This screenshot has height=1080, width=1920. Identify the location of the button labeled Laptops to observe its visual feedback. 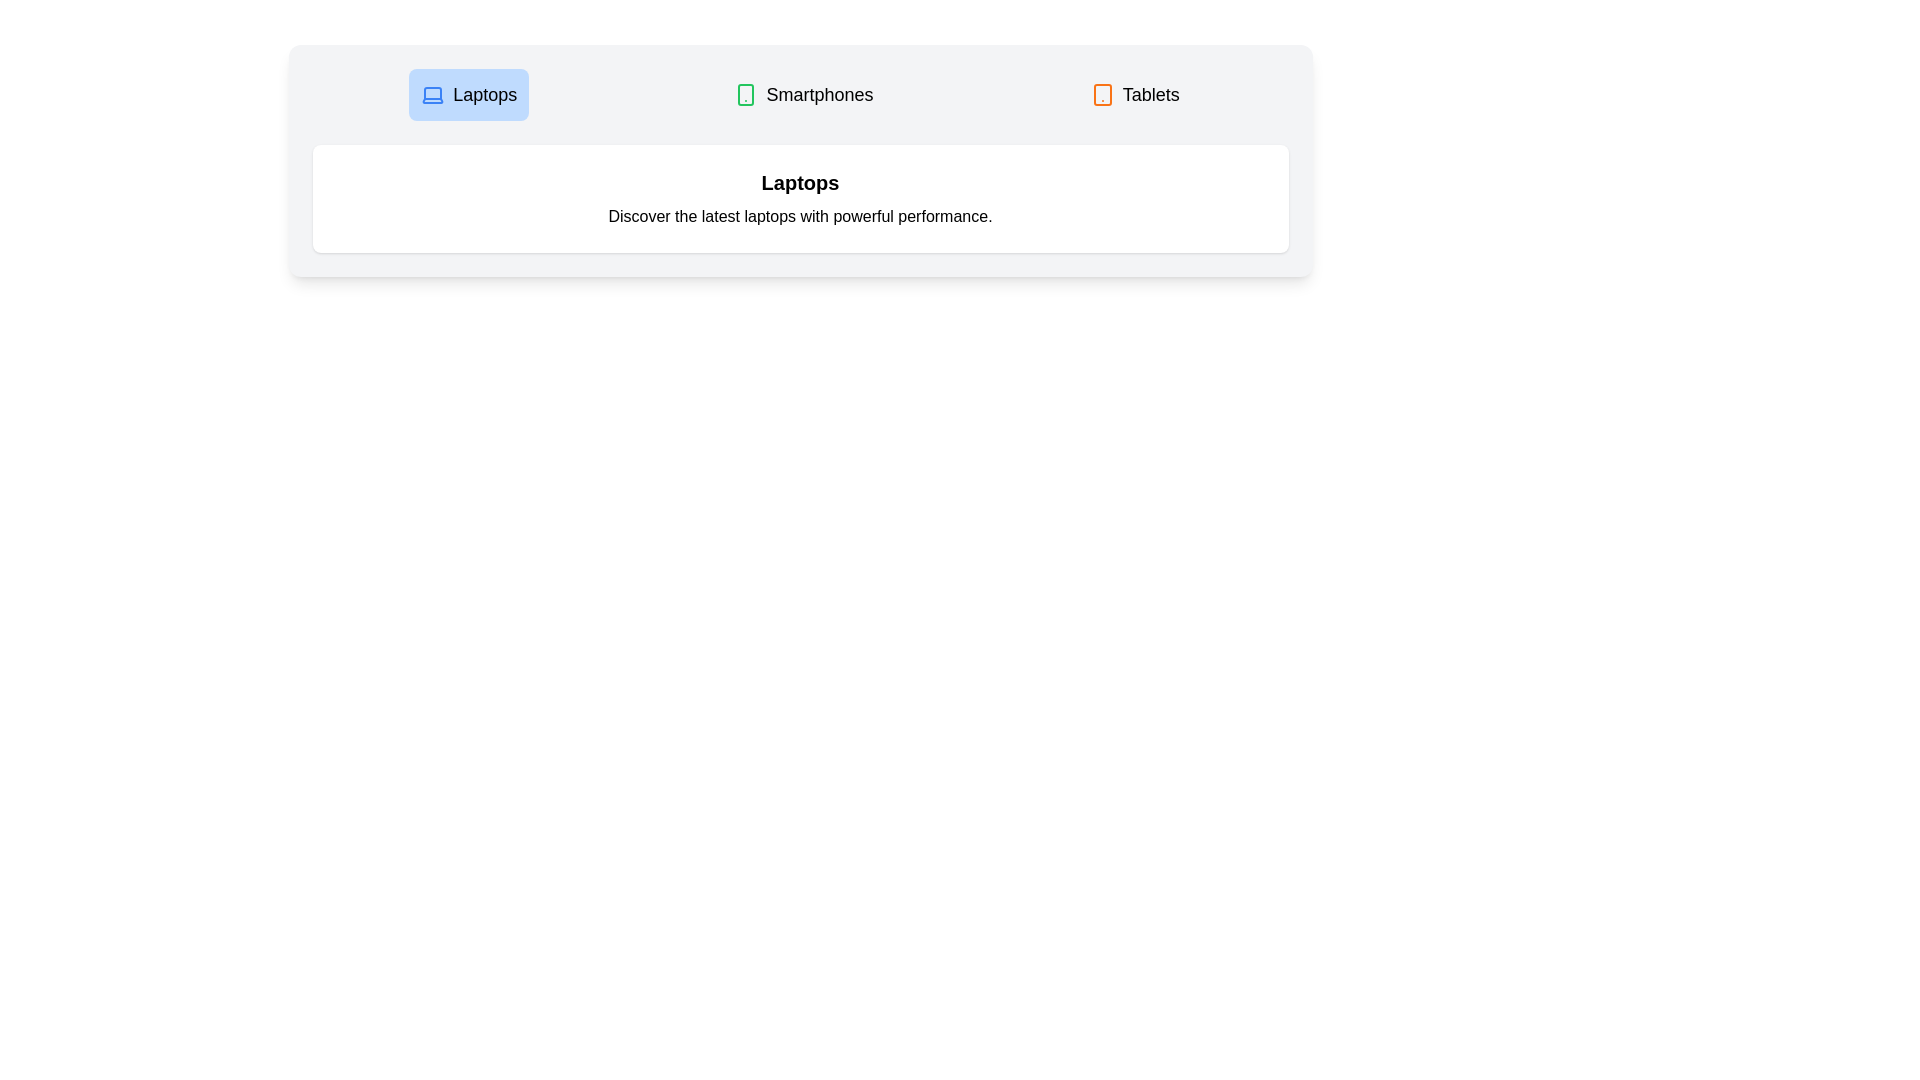
(468, 95).